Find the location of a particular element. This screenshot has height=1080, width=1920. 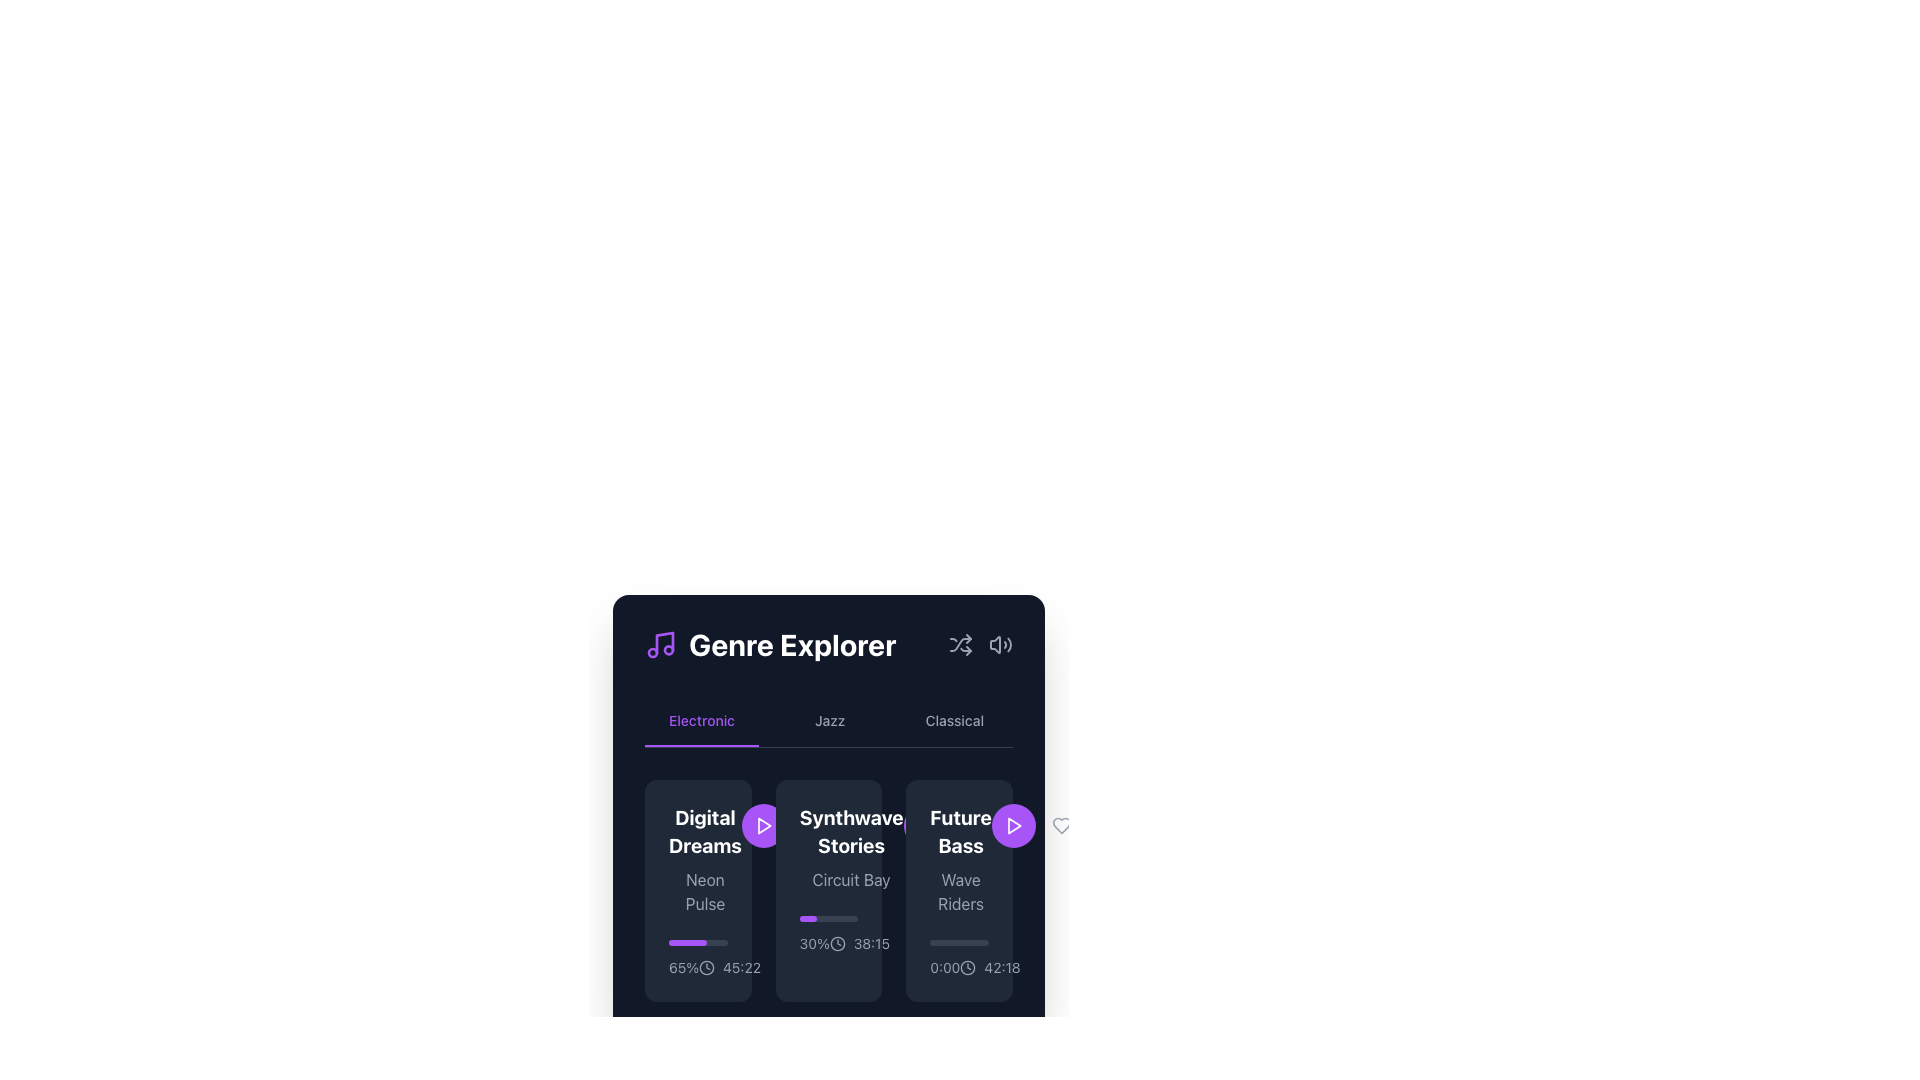

the tabbed navigation bar located under the 'Genre Explorer' heading is located at coordinates (829, 721).